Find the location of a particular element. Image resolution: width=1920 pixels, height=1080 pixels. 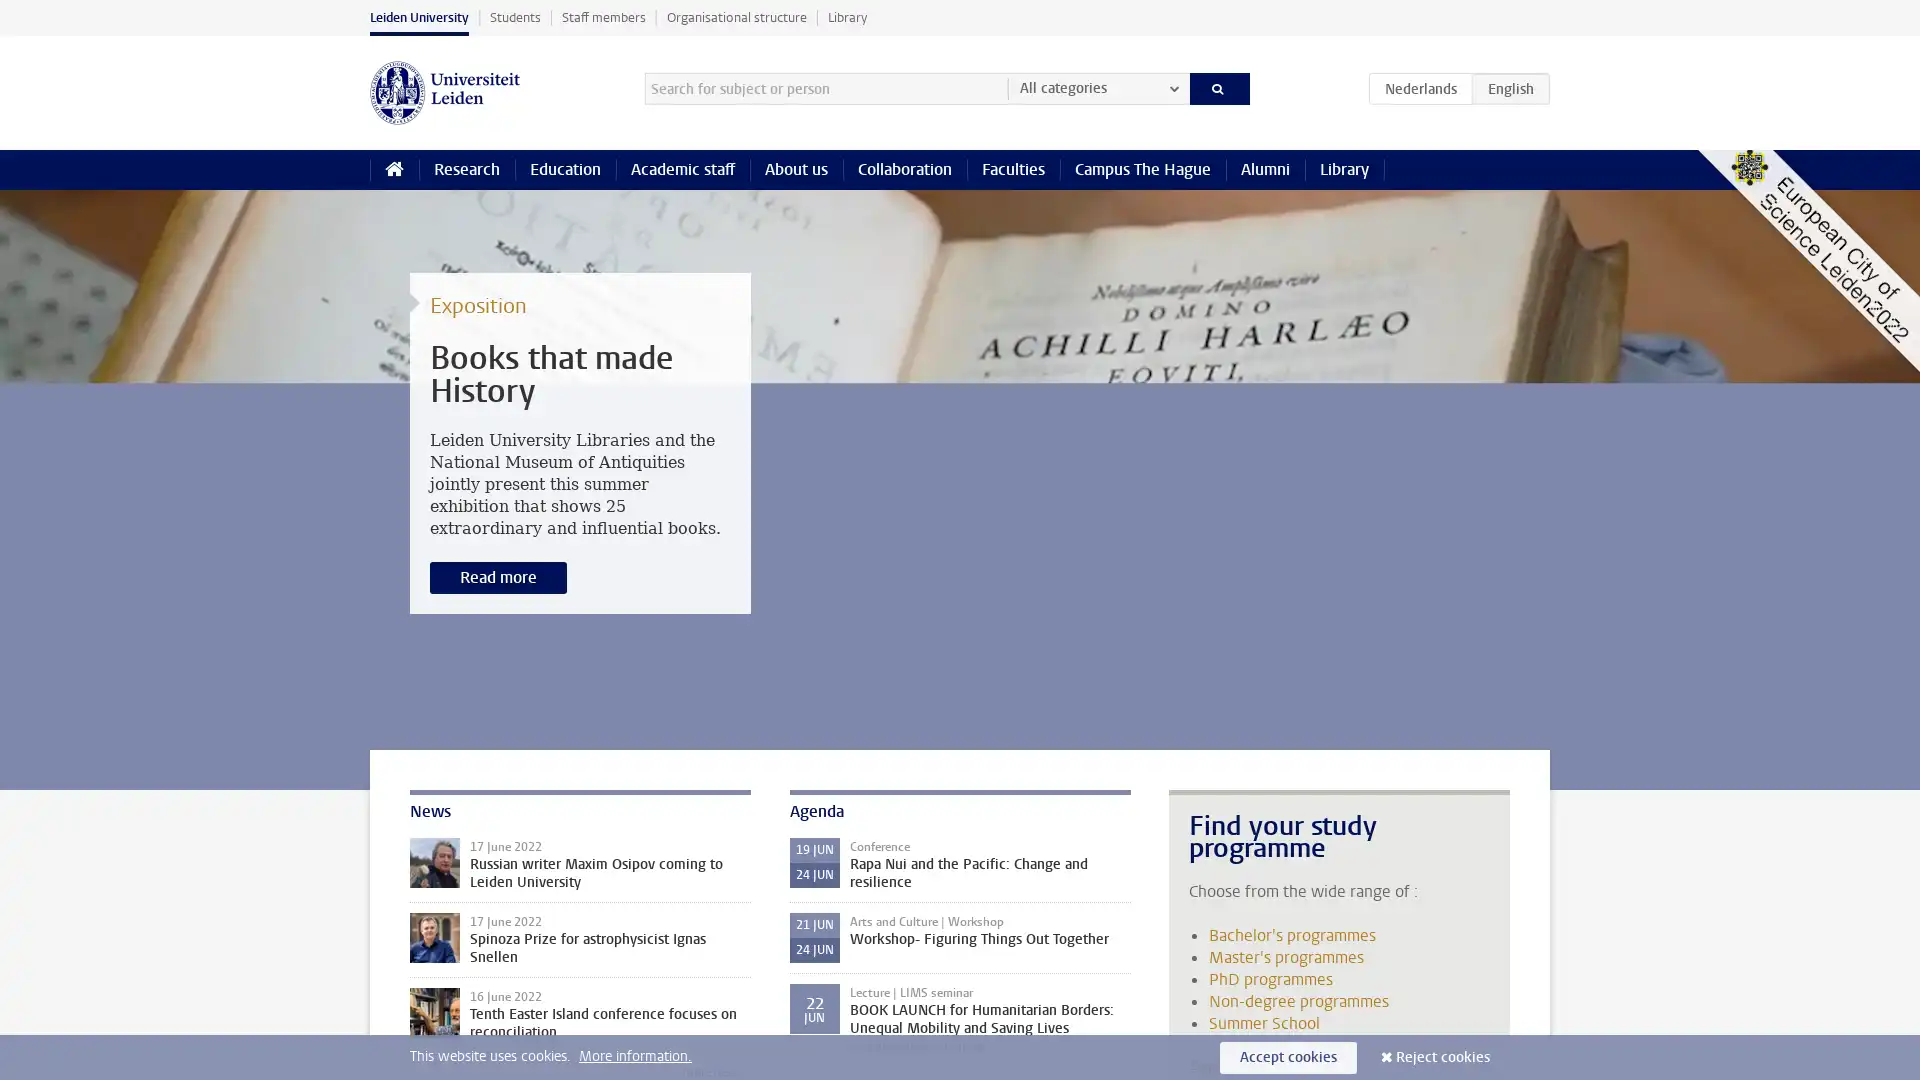

Accept cookies is located at coordinates (1288, 1056).